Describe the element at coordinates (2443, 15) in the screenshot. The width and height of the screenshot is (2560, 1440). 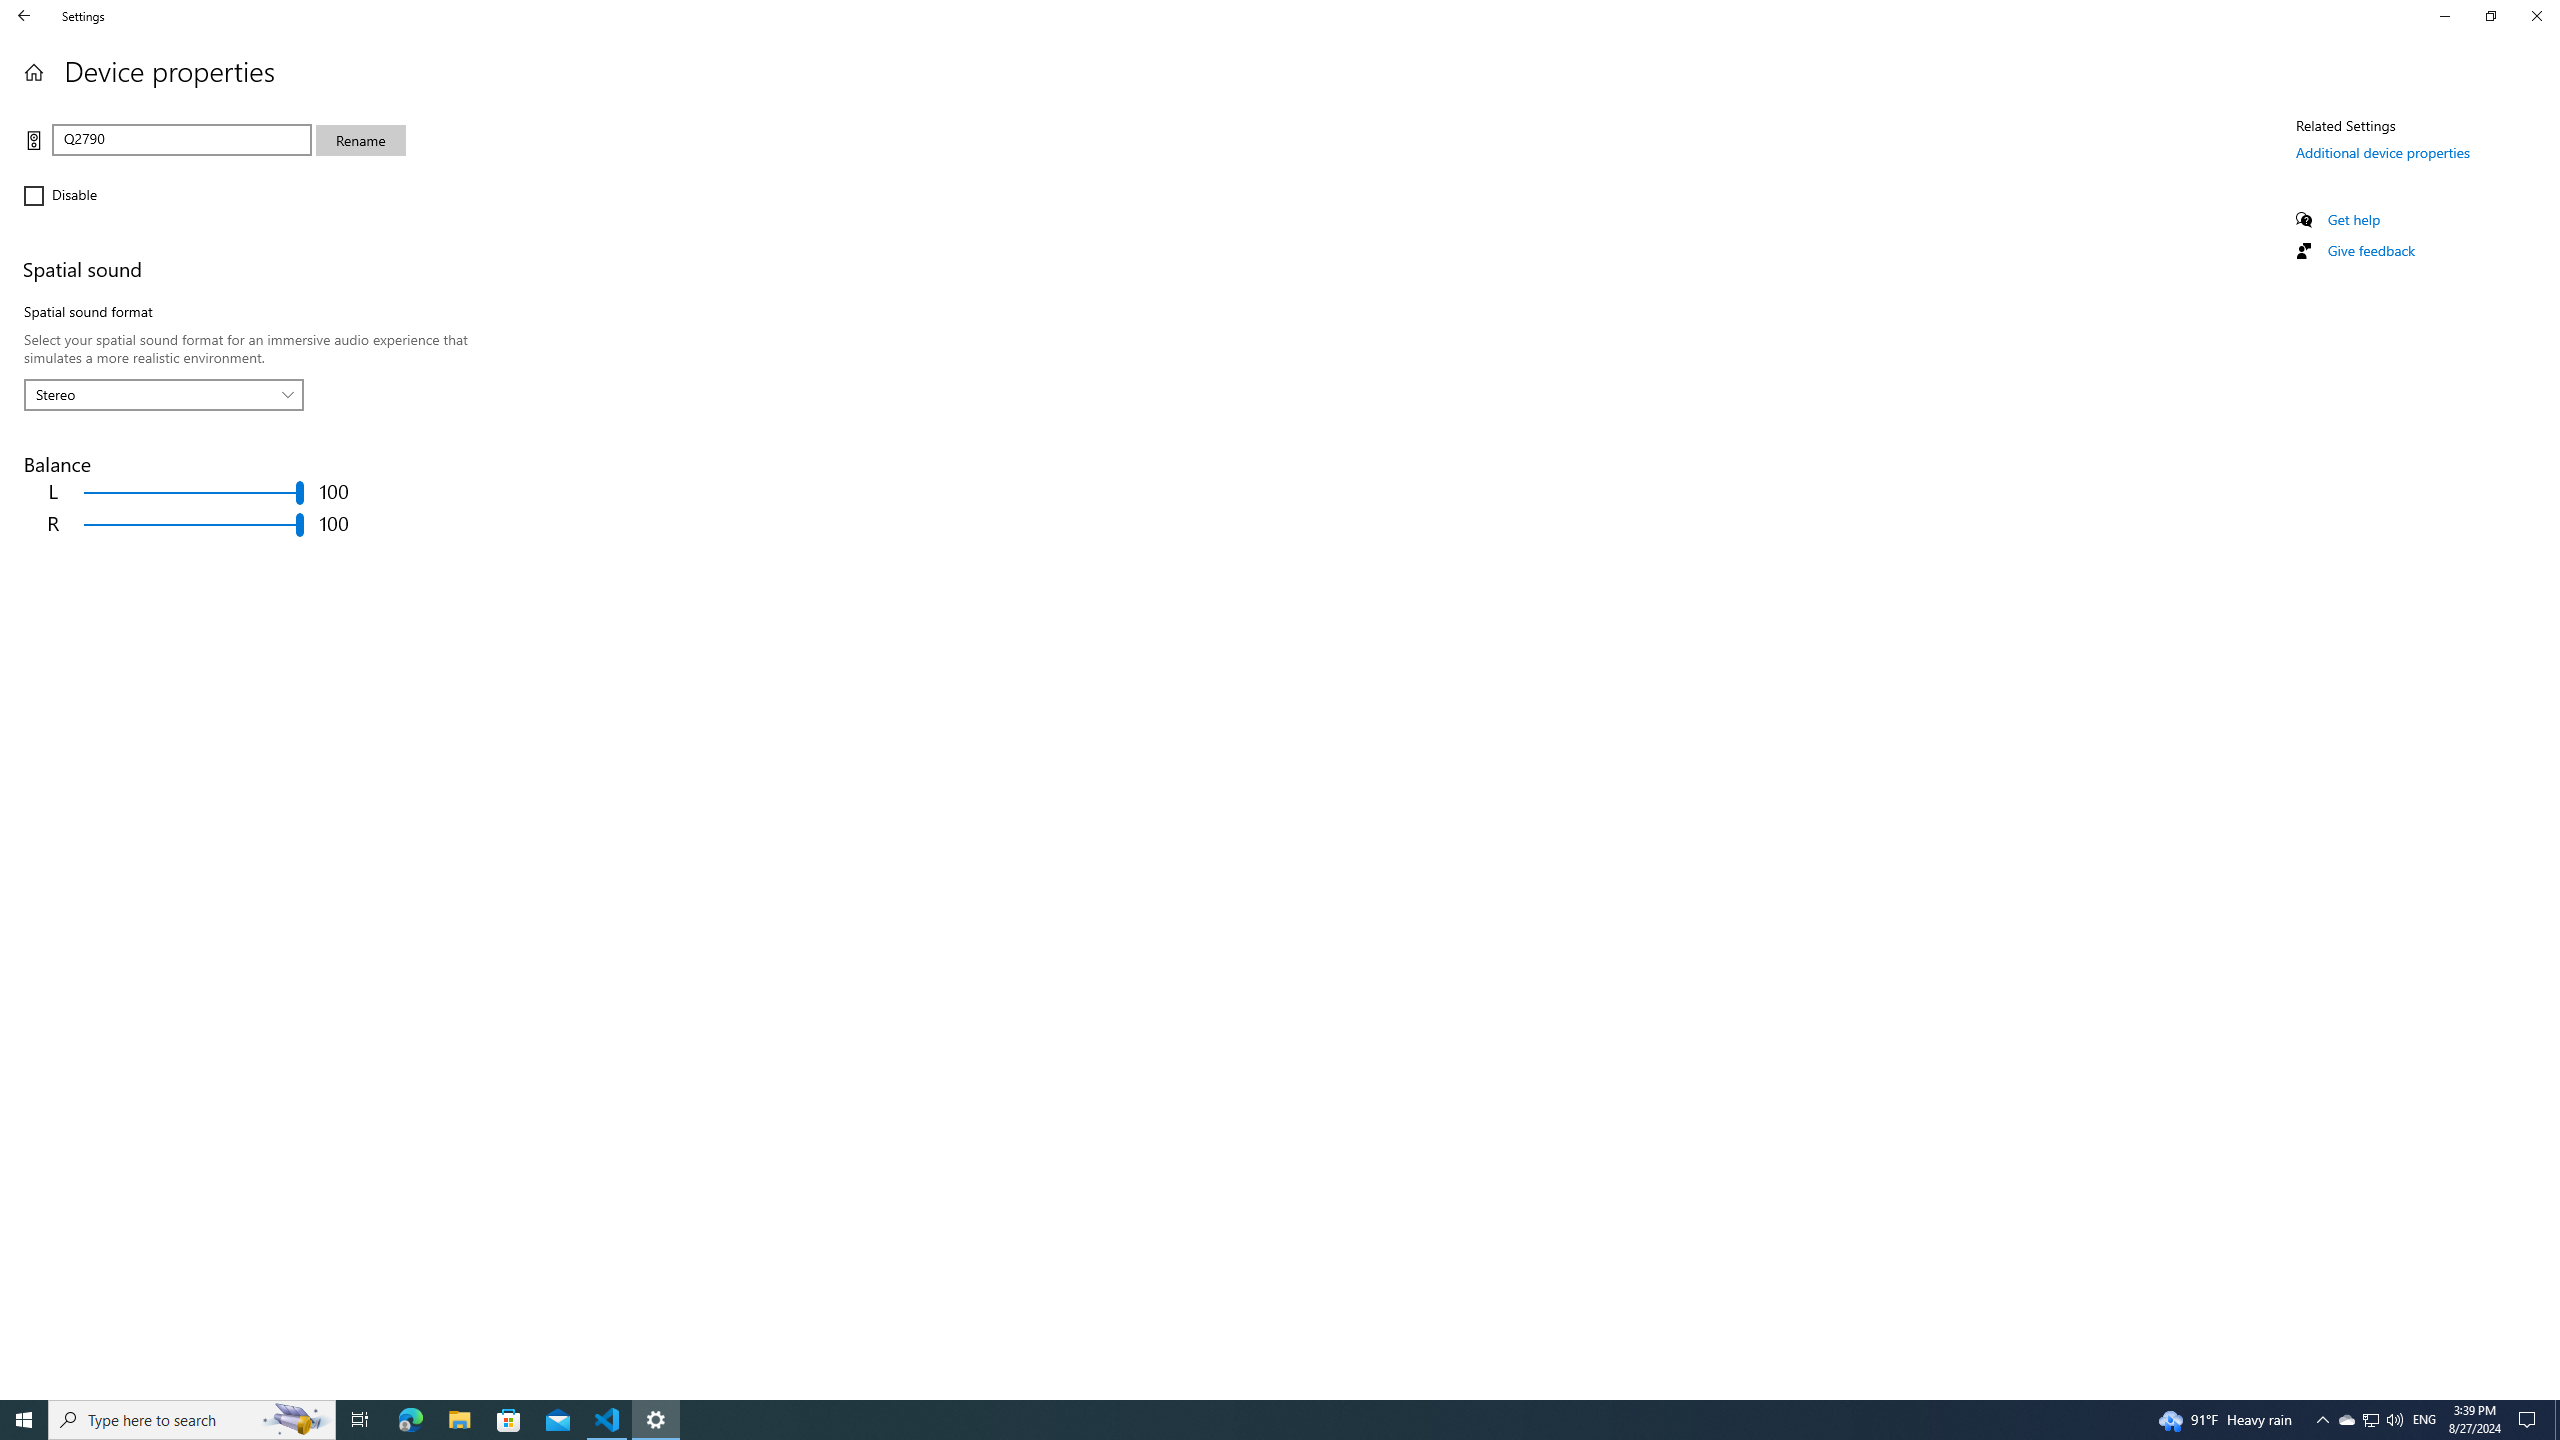
I see `'Minimize Settings'` at that location.